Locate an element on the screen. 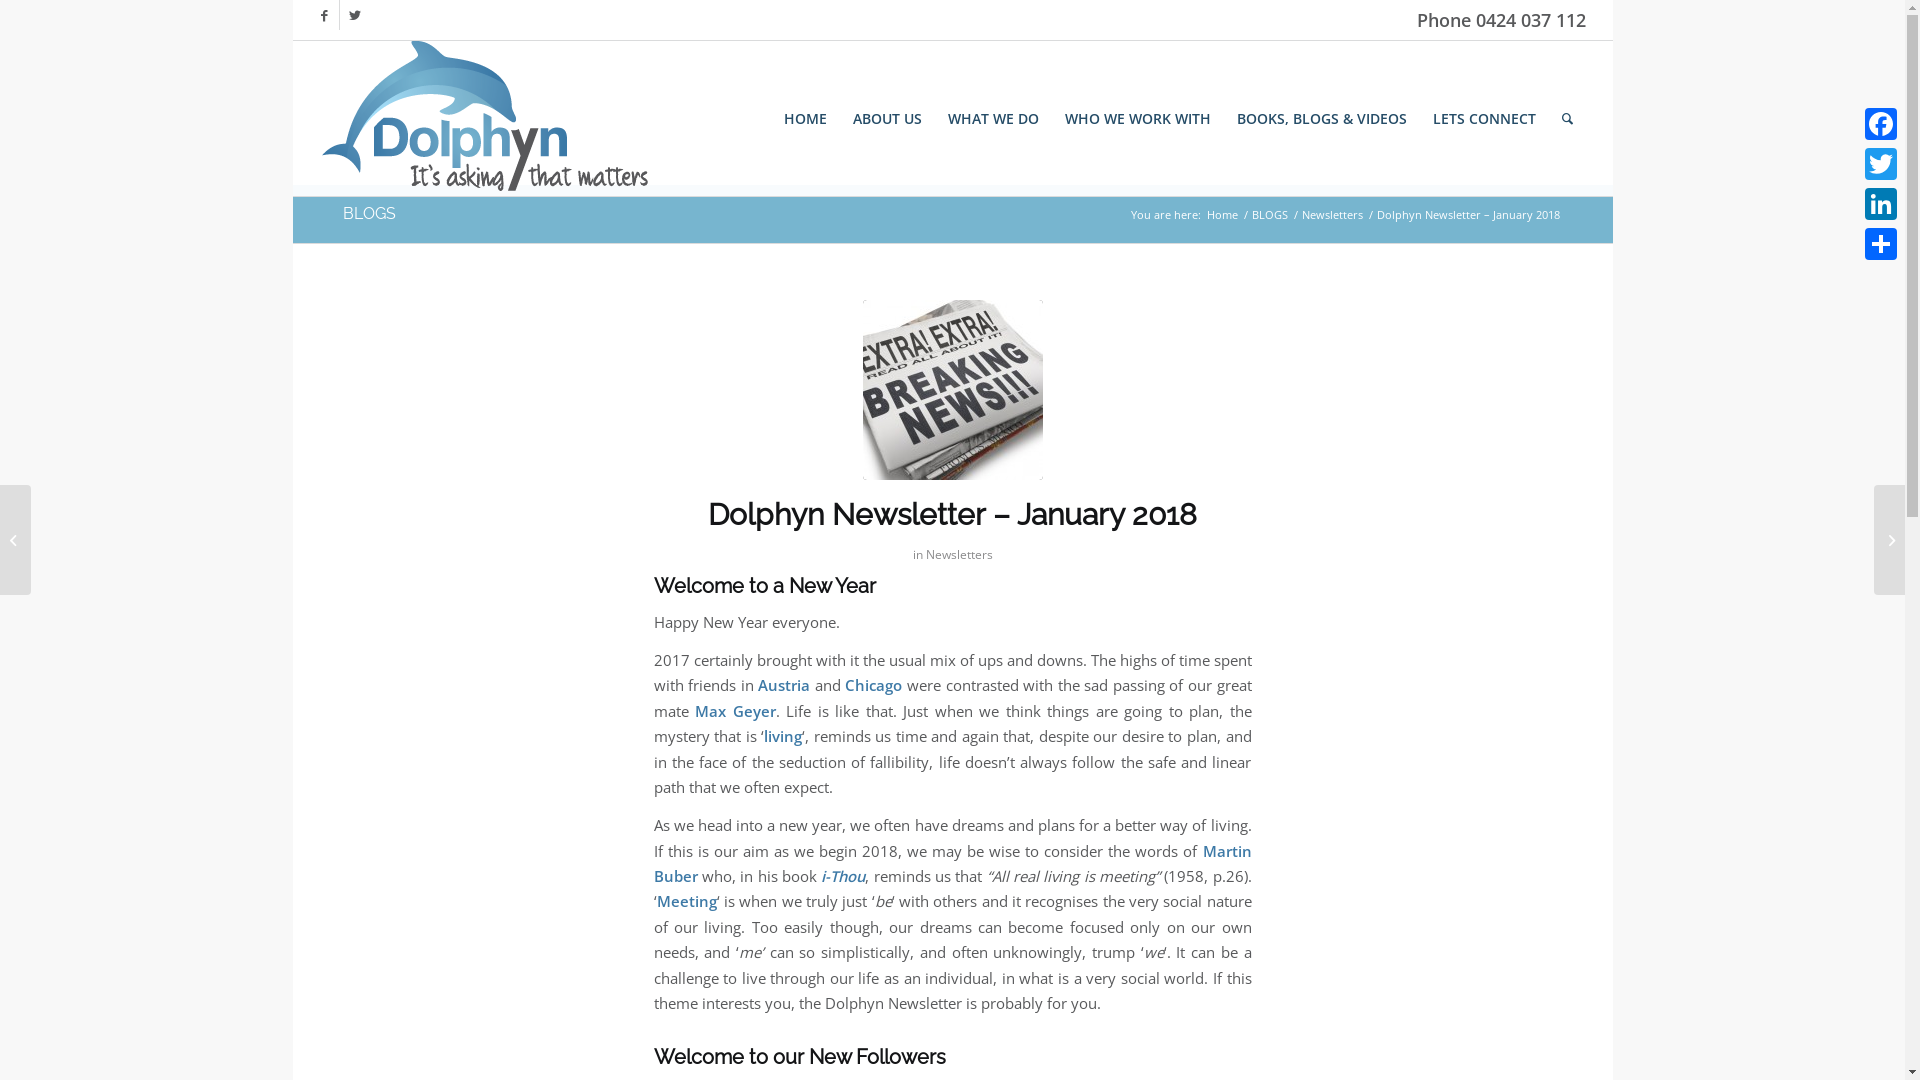  'BOOKS, BLOGS & VIDEOS' is located at coordinates (1321, 118).